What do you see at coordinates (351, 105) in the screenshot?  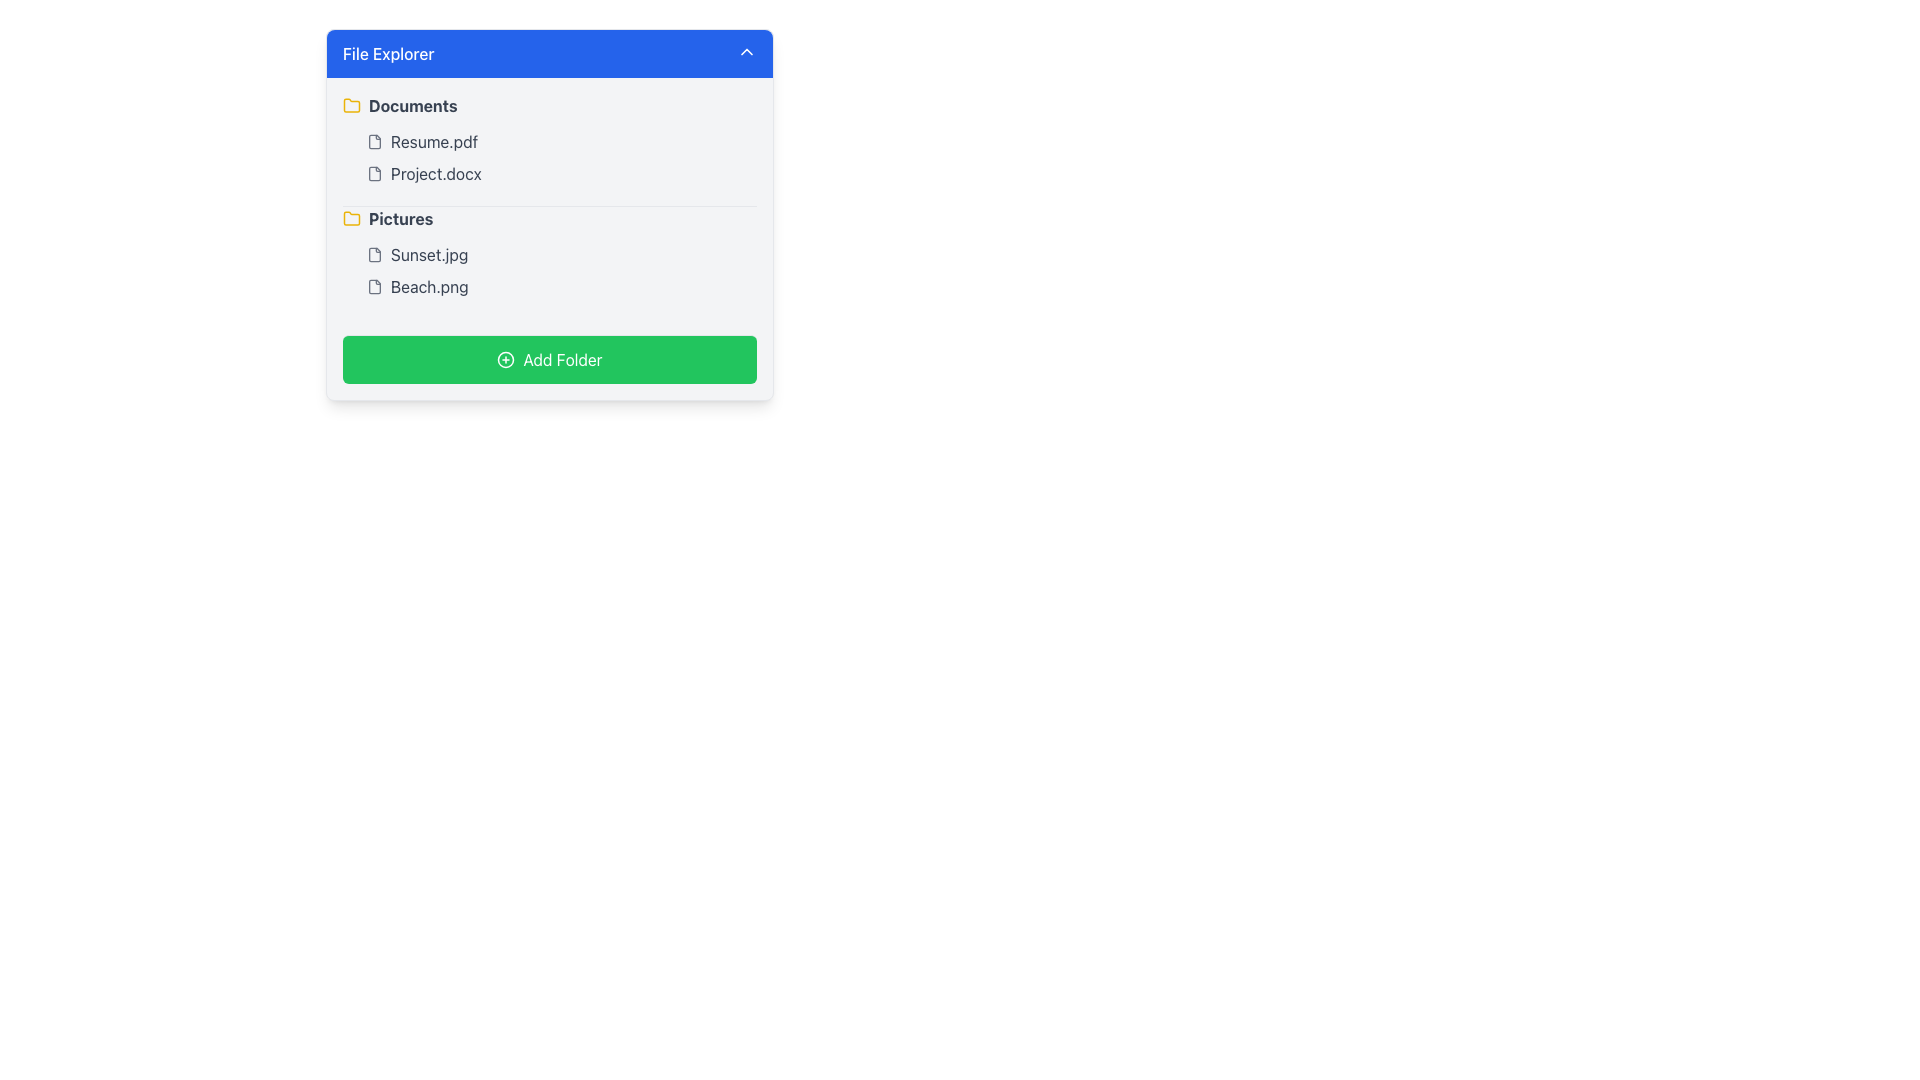 I see `the 'Documents' icon in the file explorer interface, which is positioned immediately to the left of the 'Documents' text label` at bounding box center [351, 105].